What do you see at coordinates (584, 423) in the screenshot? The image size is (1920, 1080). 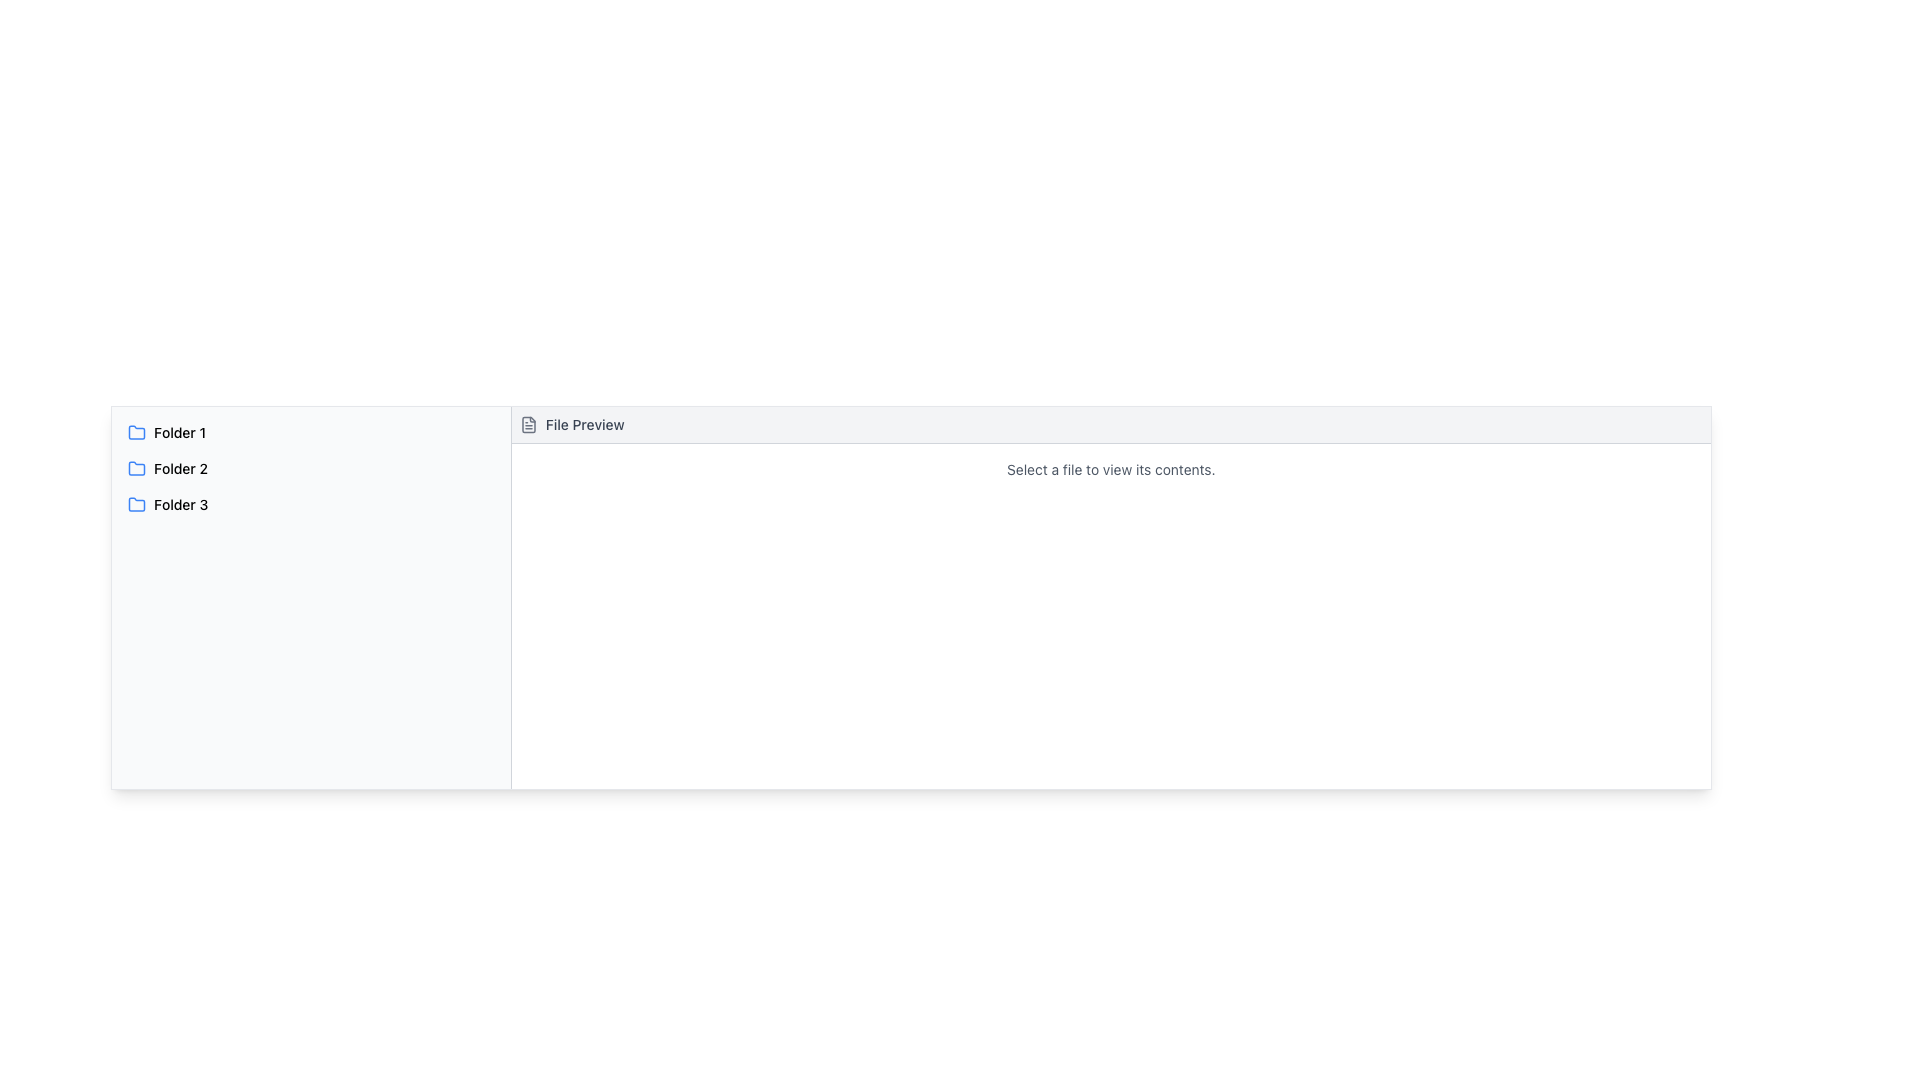 I see `the 'File Preview' text label, which is displayed in a medium-sized, gray, slightly bold font, located in the horizontal header bar next to a document icon` at bounding box center [584, 423].